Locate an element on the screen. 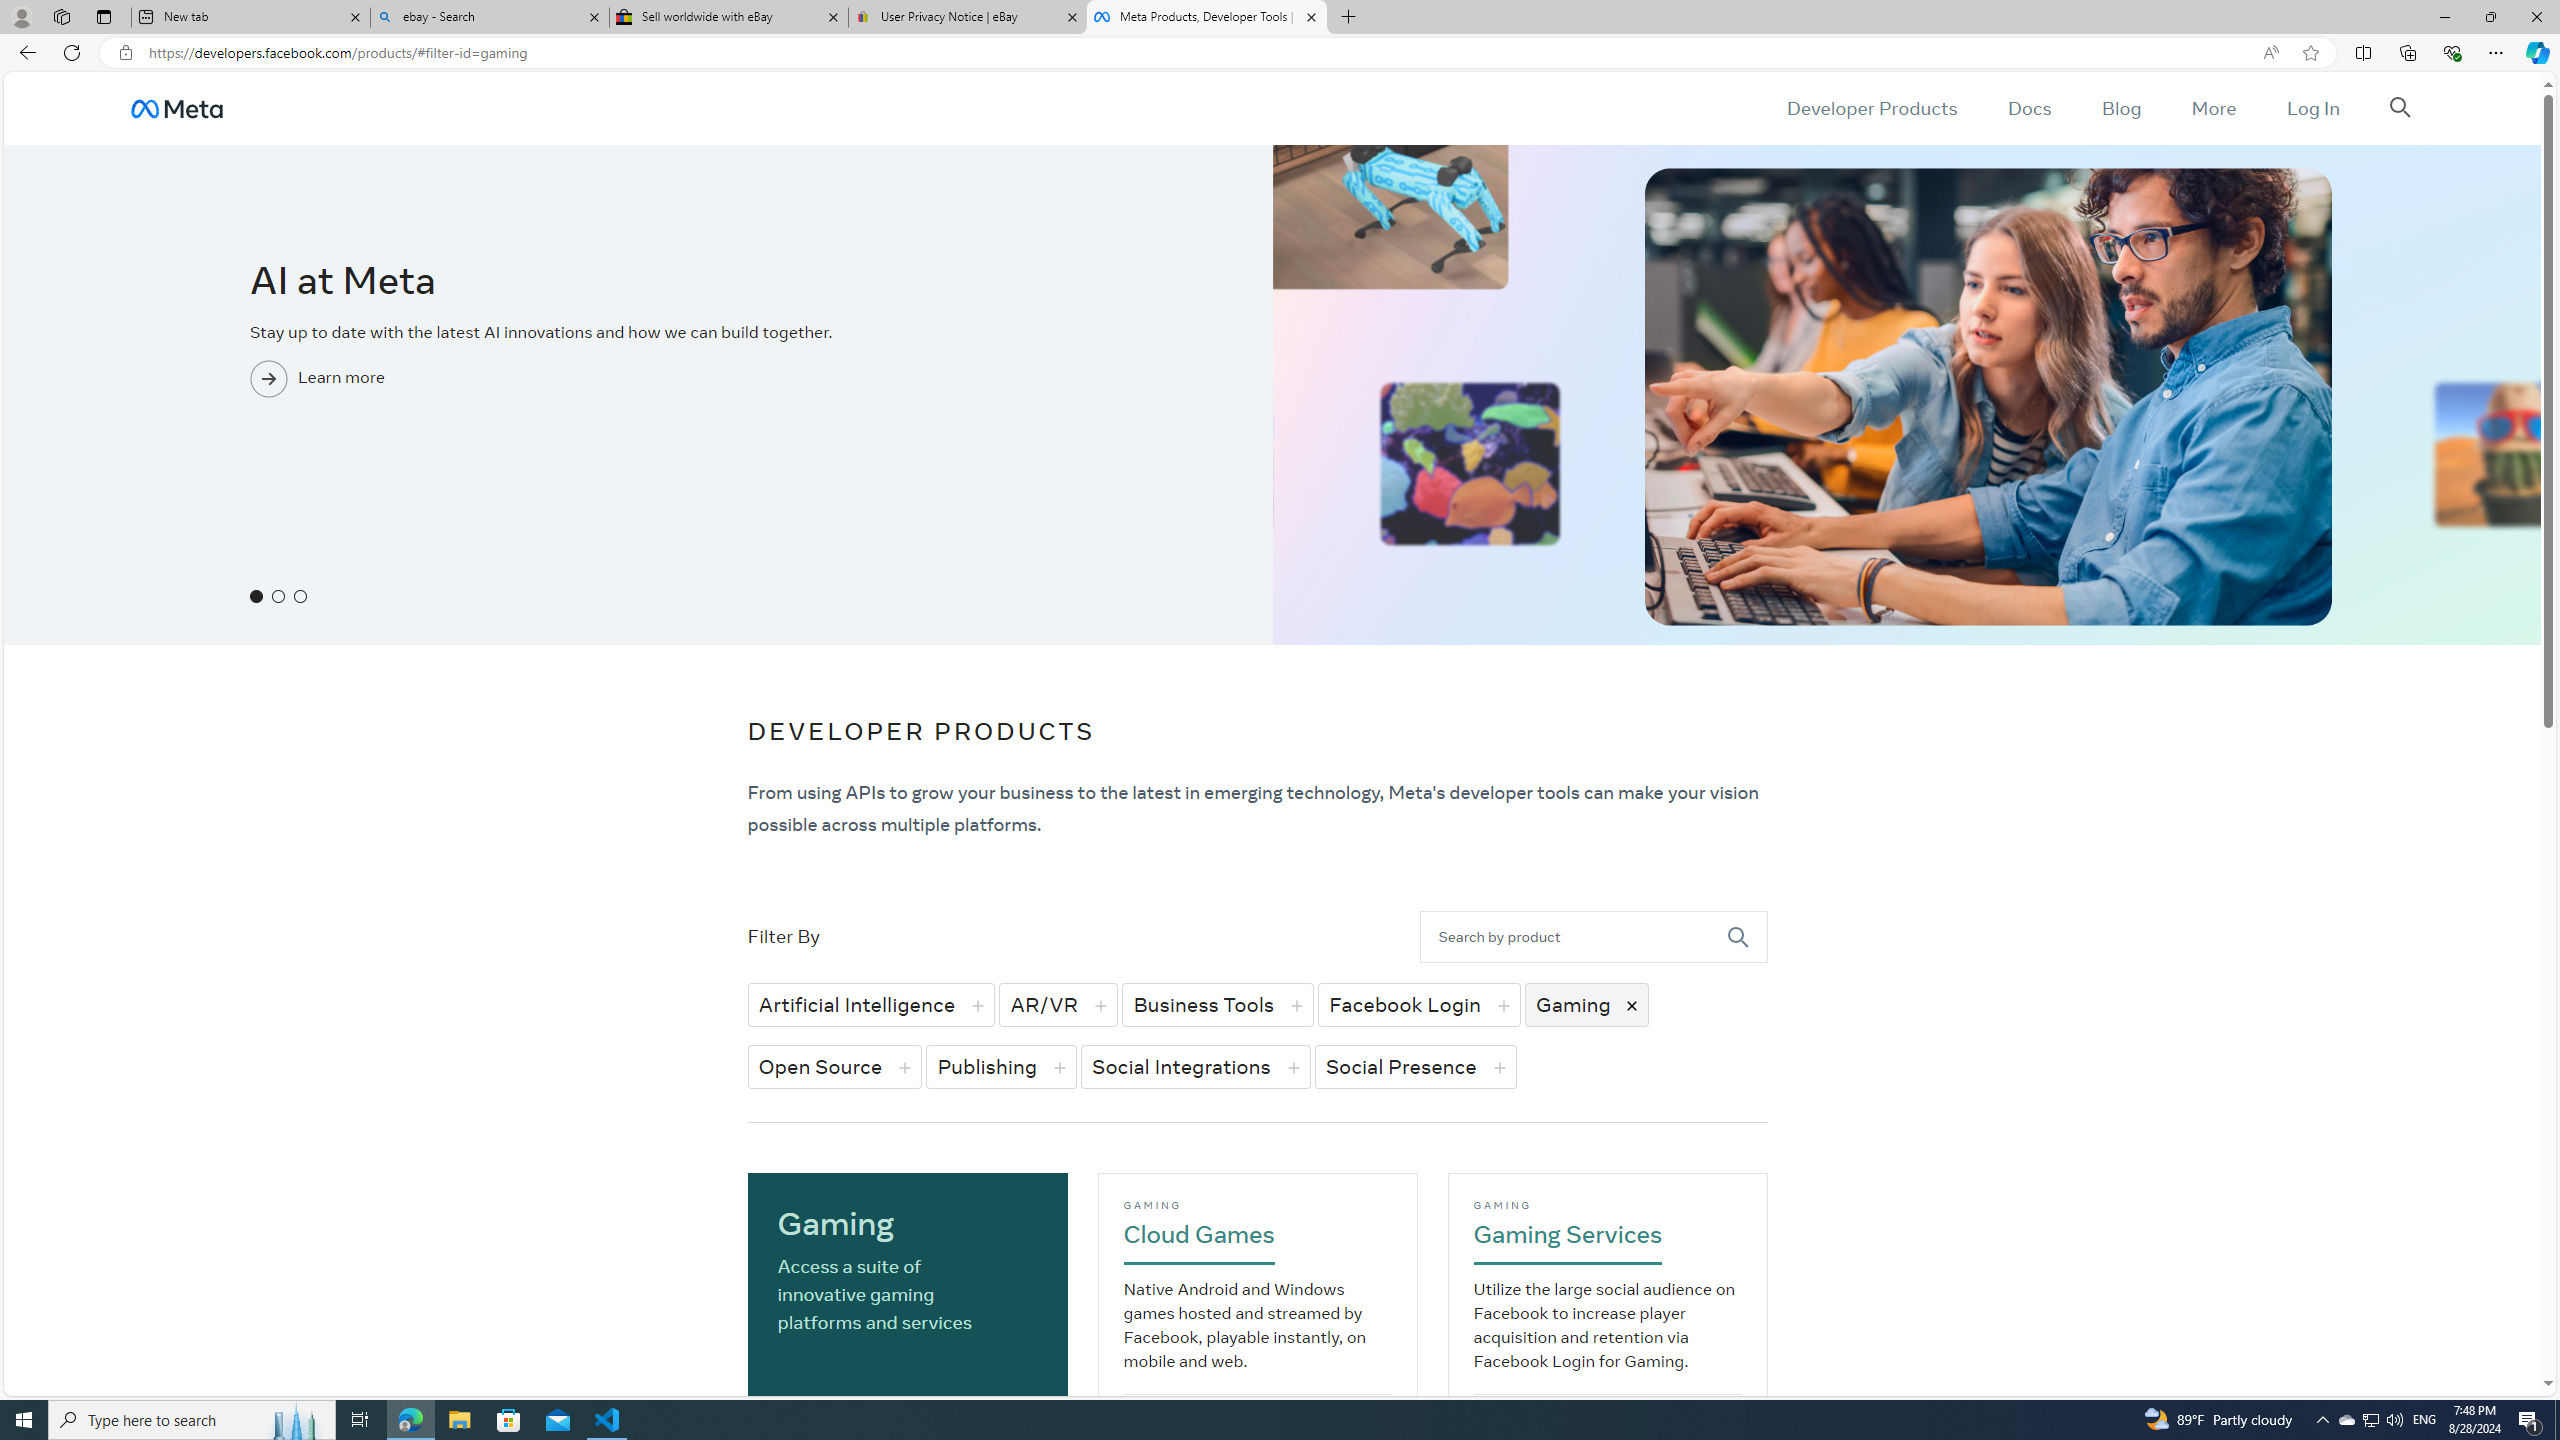 The image size is (2560, 1440). 'More' is located at coordinates (2213, 107).